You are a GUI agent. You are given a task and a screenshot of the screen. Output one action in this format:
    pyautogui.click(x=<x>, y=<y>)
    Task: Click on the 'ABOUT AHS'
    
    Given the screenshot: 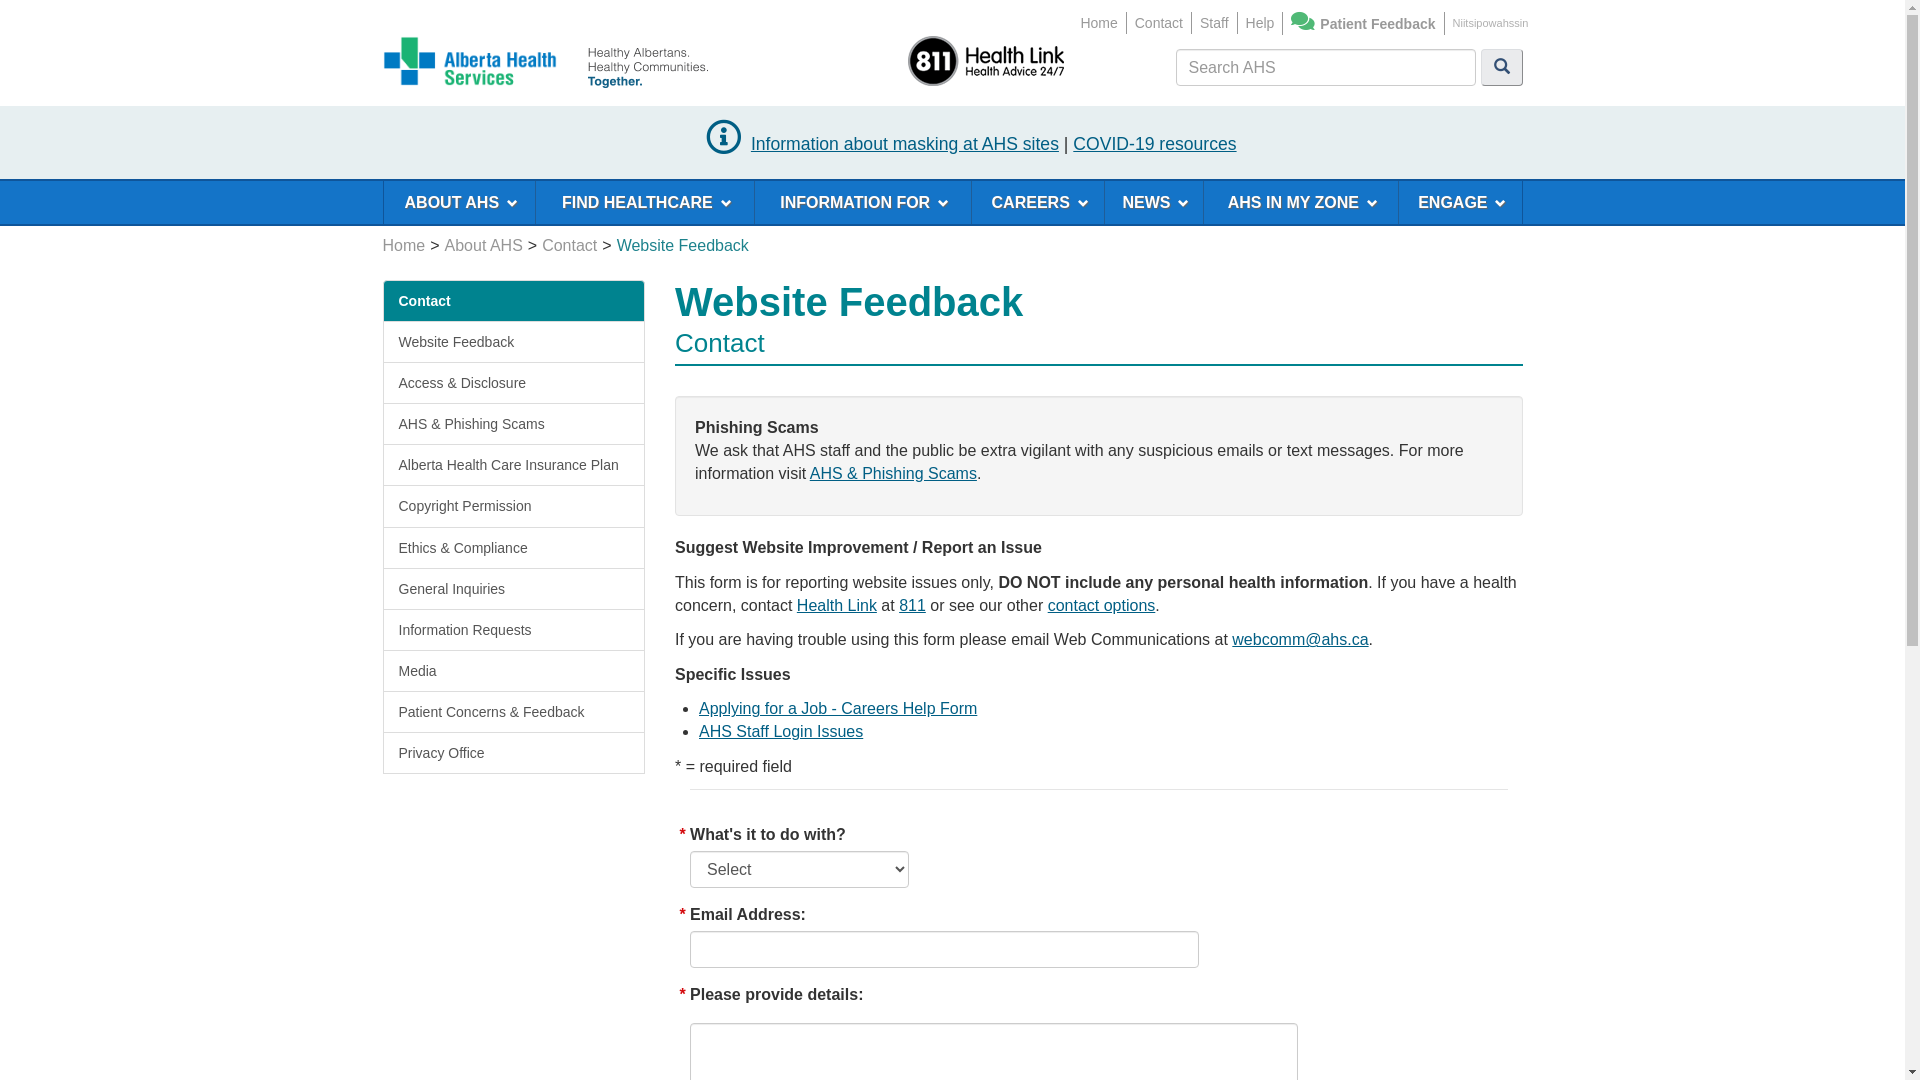 What is the action you would take?
    pyautogui.click(x=382, y=202)
    